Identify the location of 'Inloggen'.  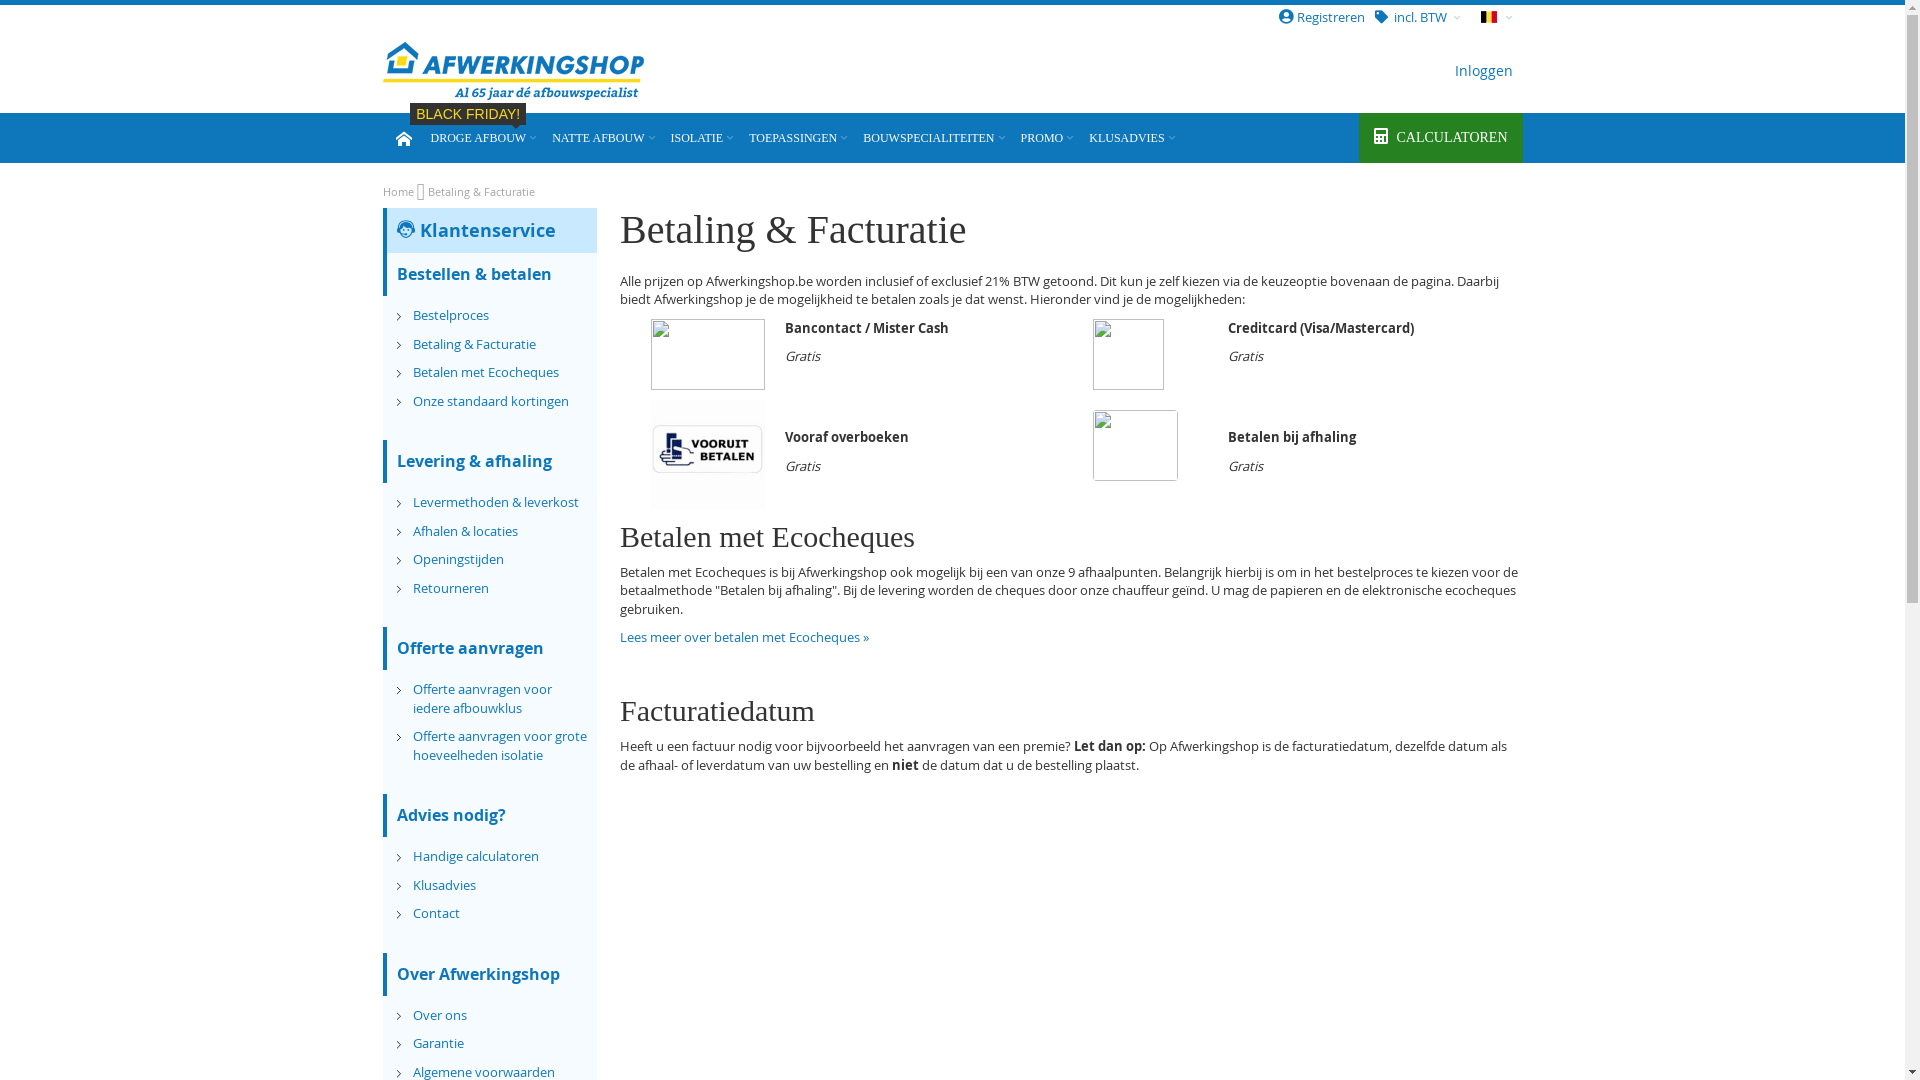
(1448, 69).